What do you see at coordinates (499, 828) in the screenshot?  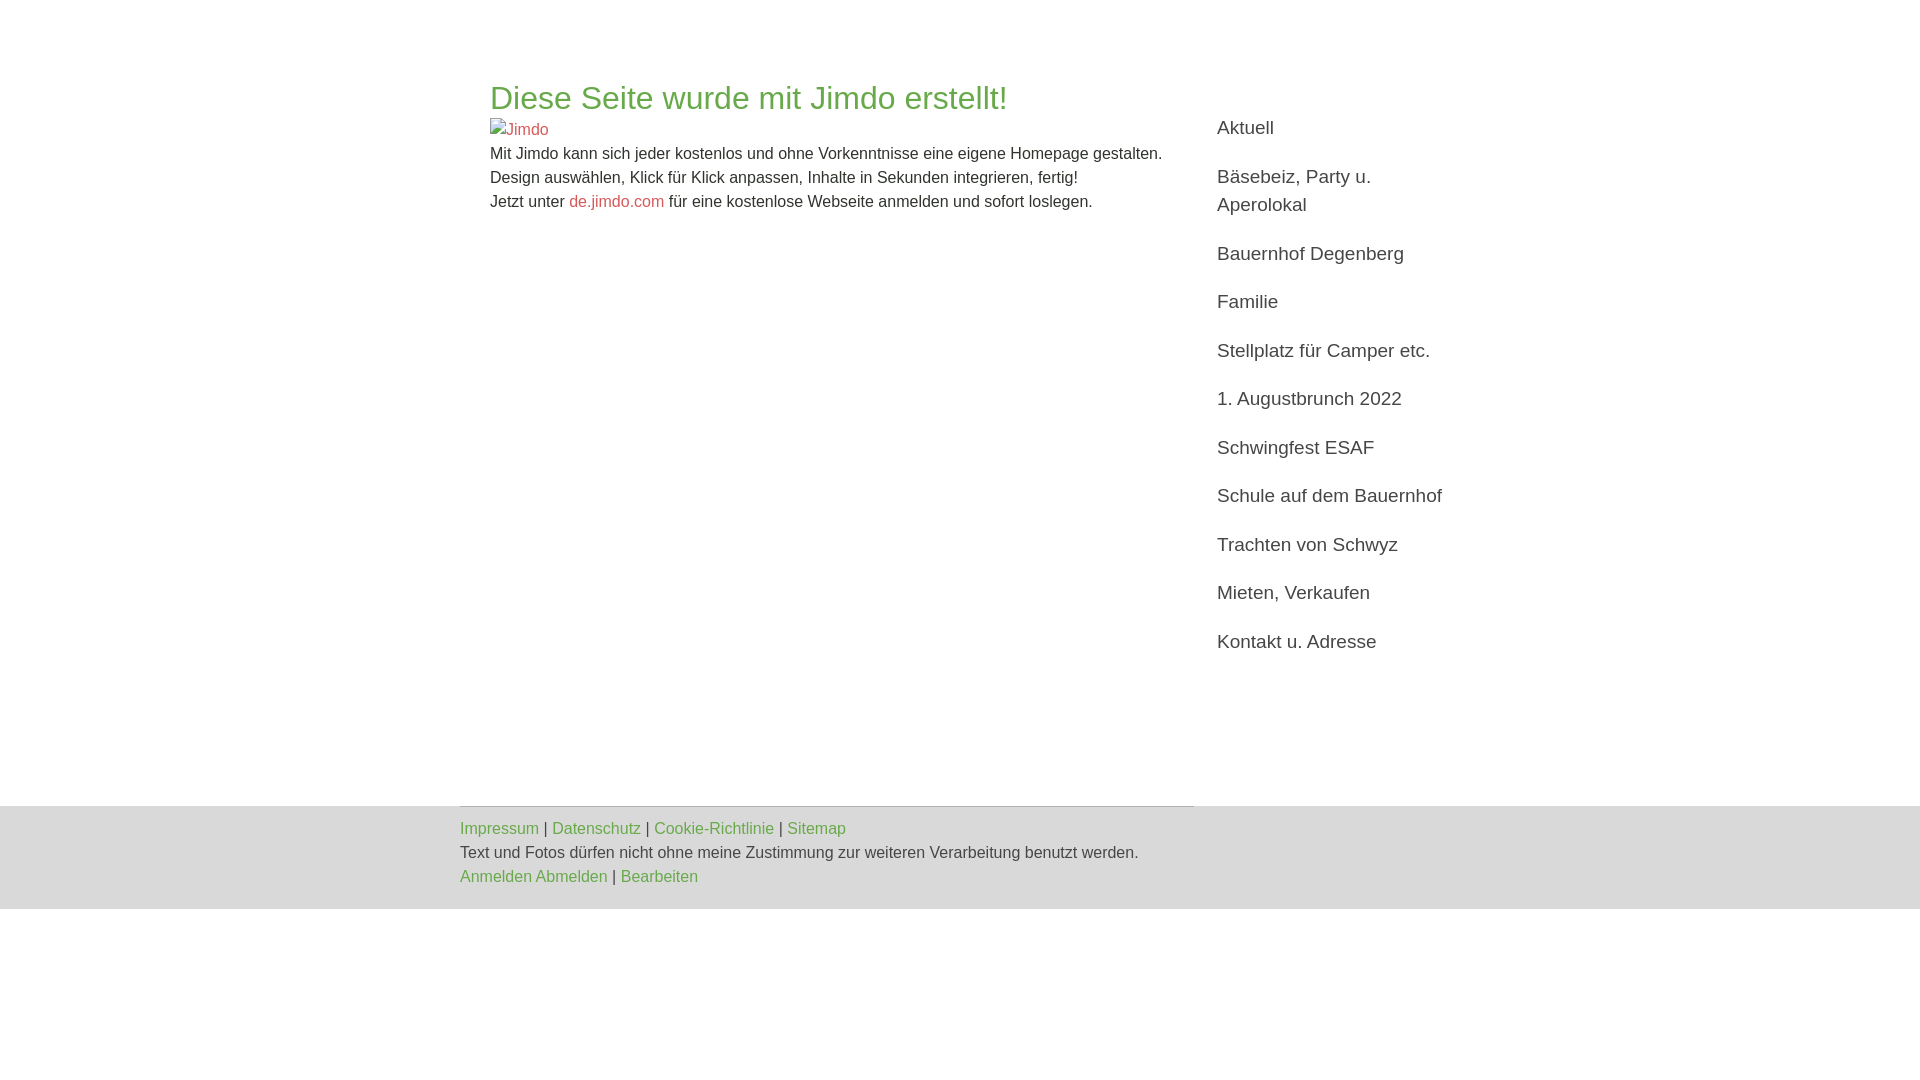 I see `'Impressum'` at bounding box center [499, 828].